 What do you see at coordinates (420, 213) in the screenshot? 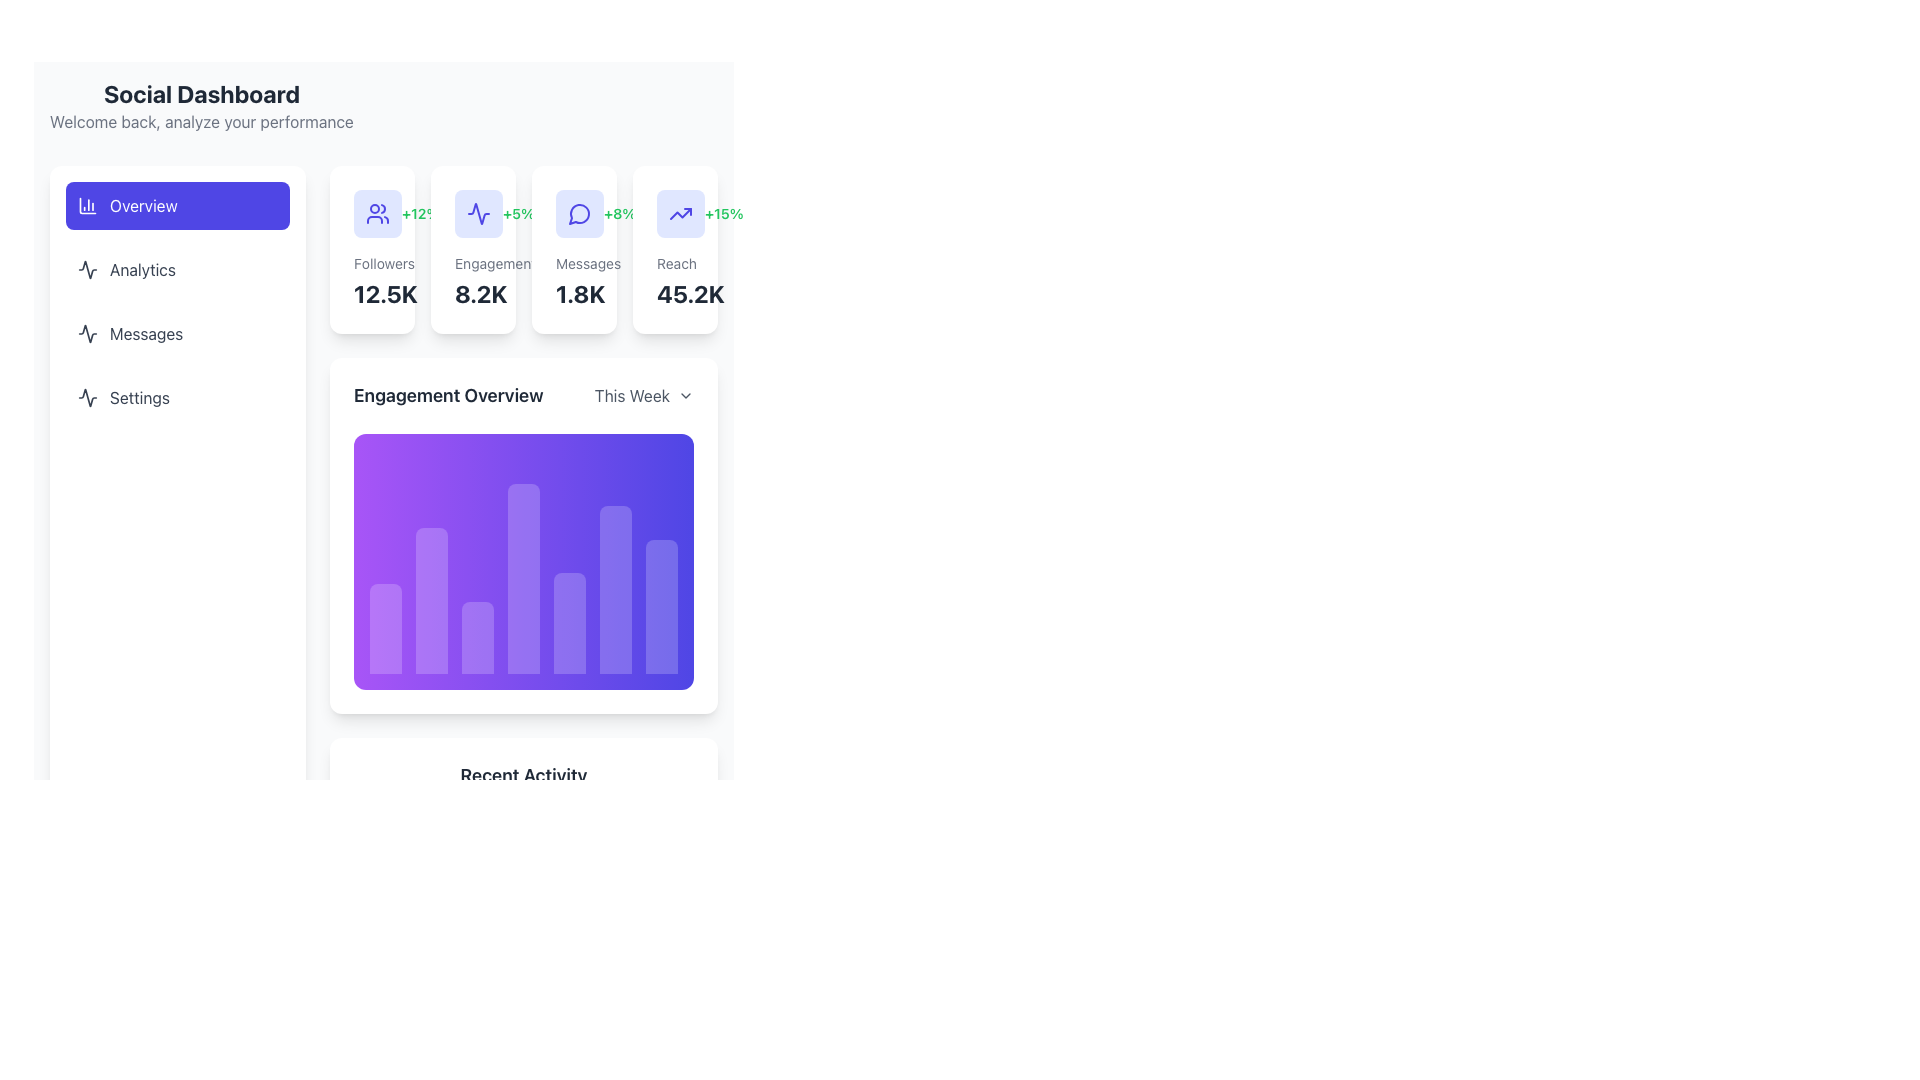
I see `the text label element indicating a 12% increase in Followers count` at bounding box center [420, 213].